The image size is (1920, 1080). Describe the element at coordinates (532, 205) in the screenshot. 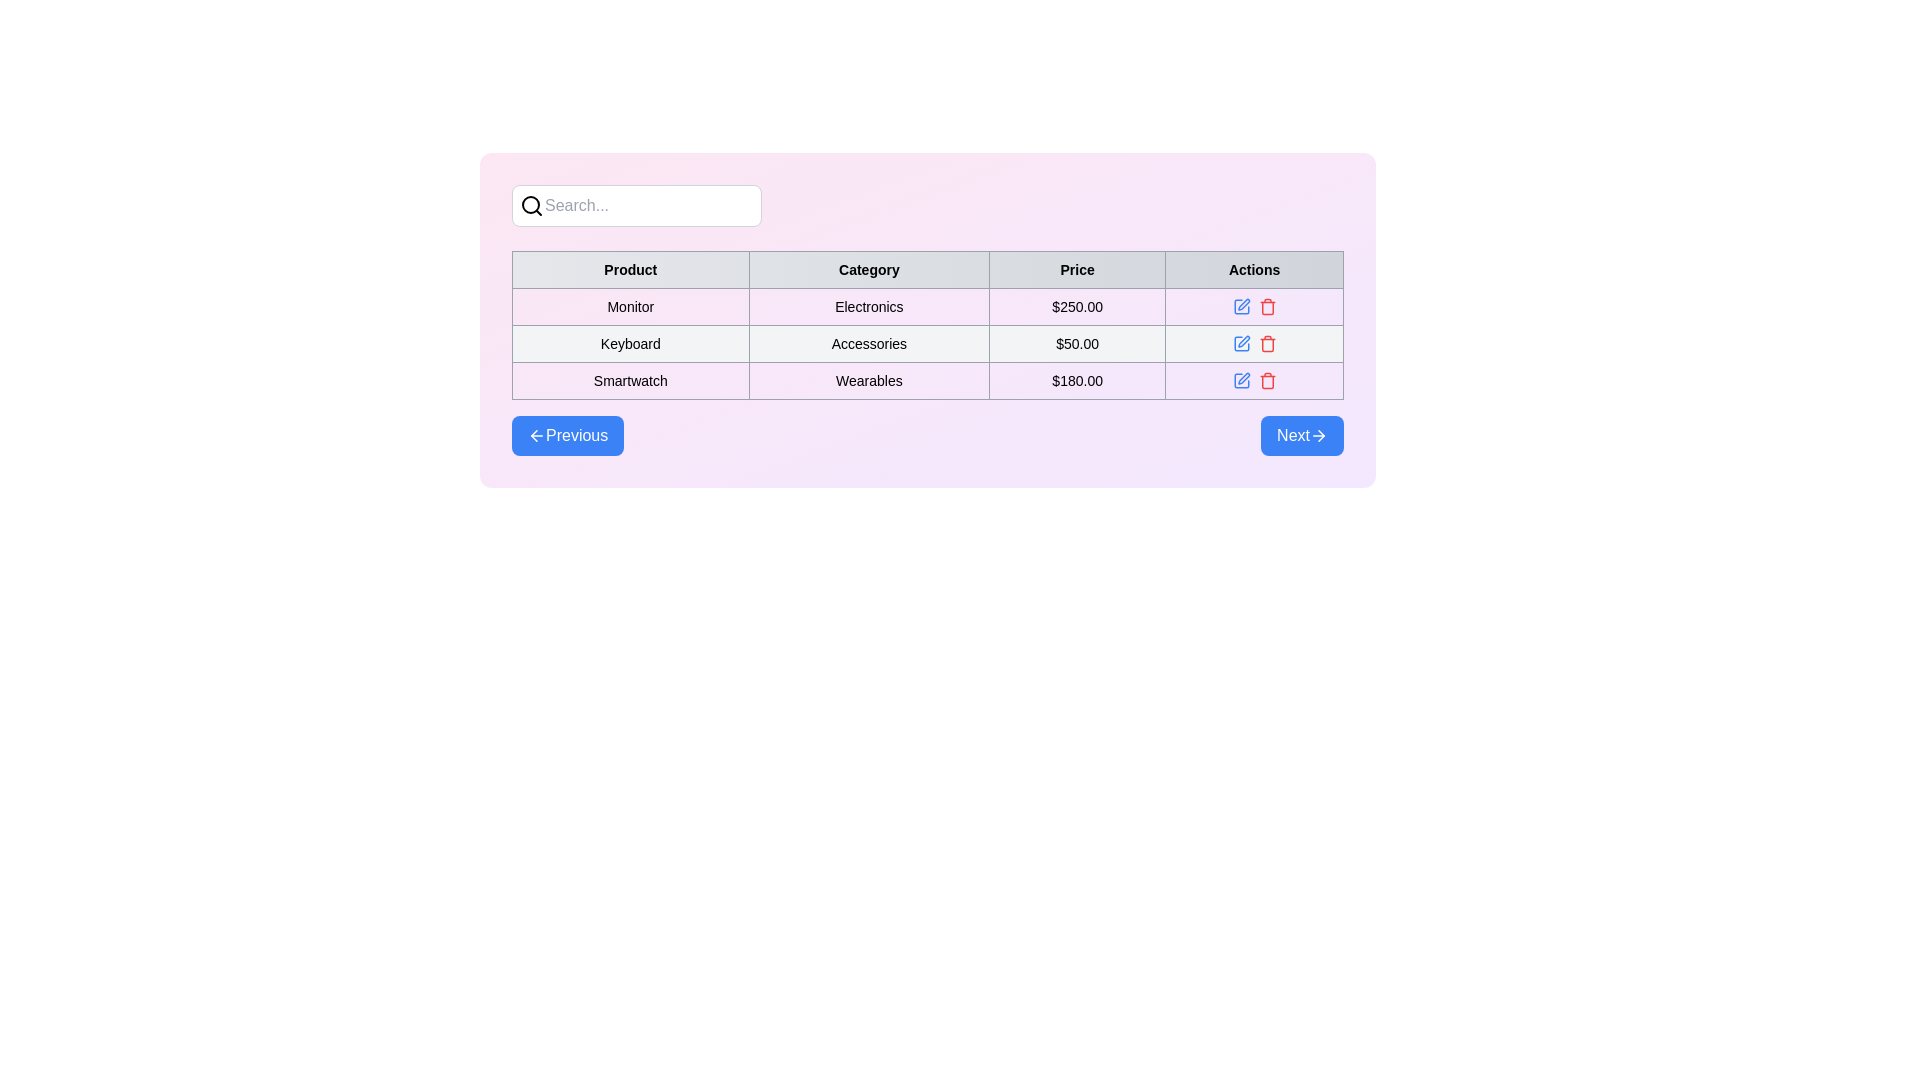

I see `the search icon located at the left edge of the search input area, which indicates the search functionality for the adjacent input field` at that location.